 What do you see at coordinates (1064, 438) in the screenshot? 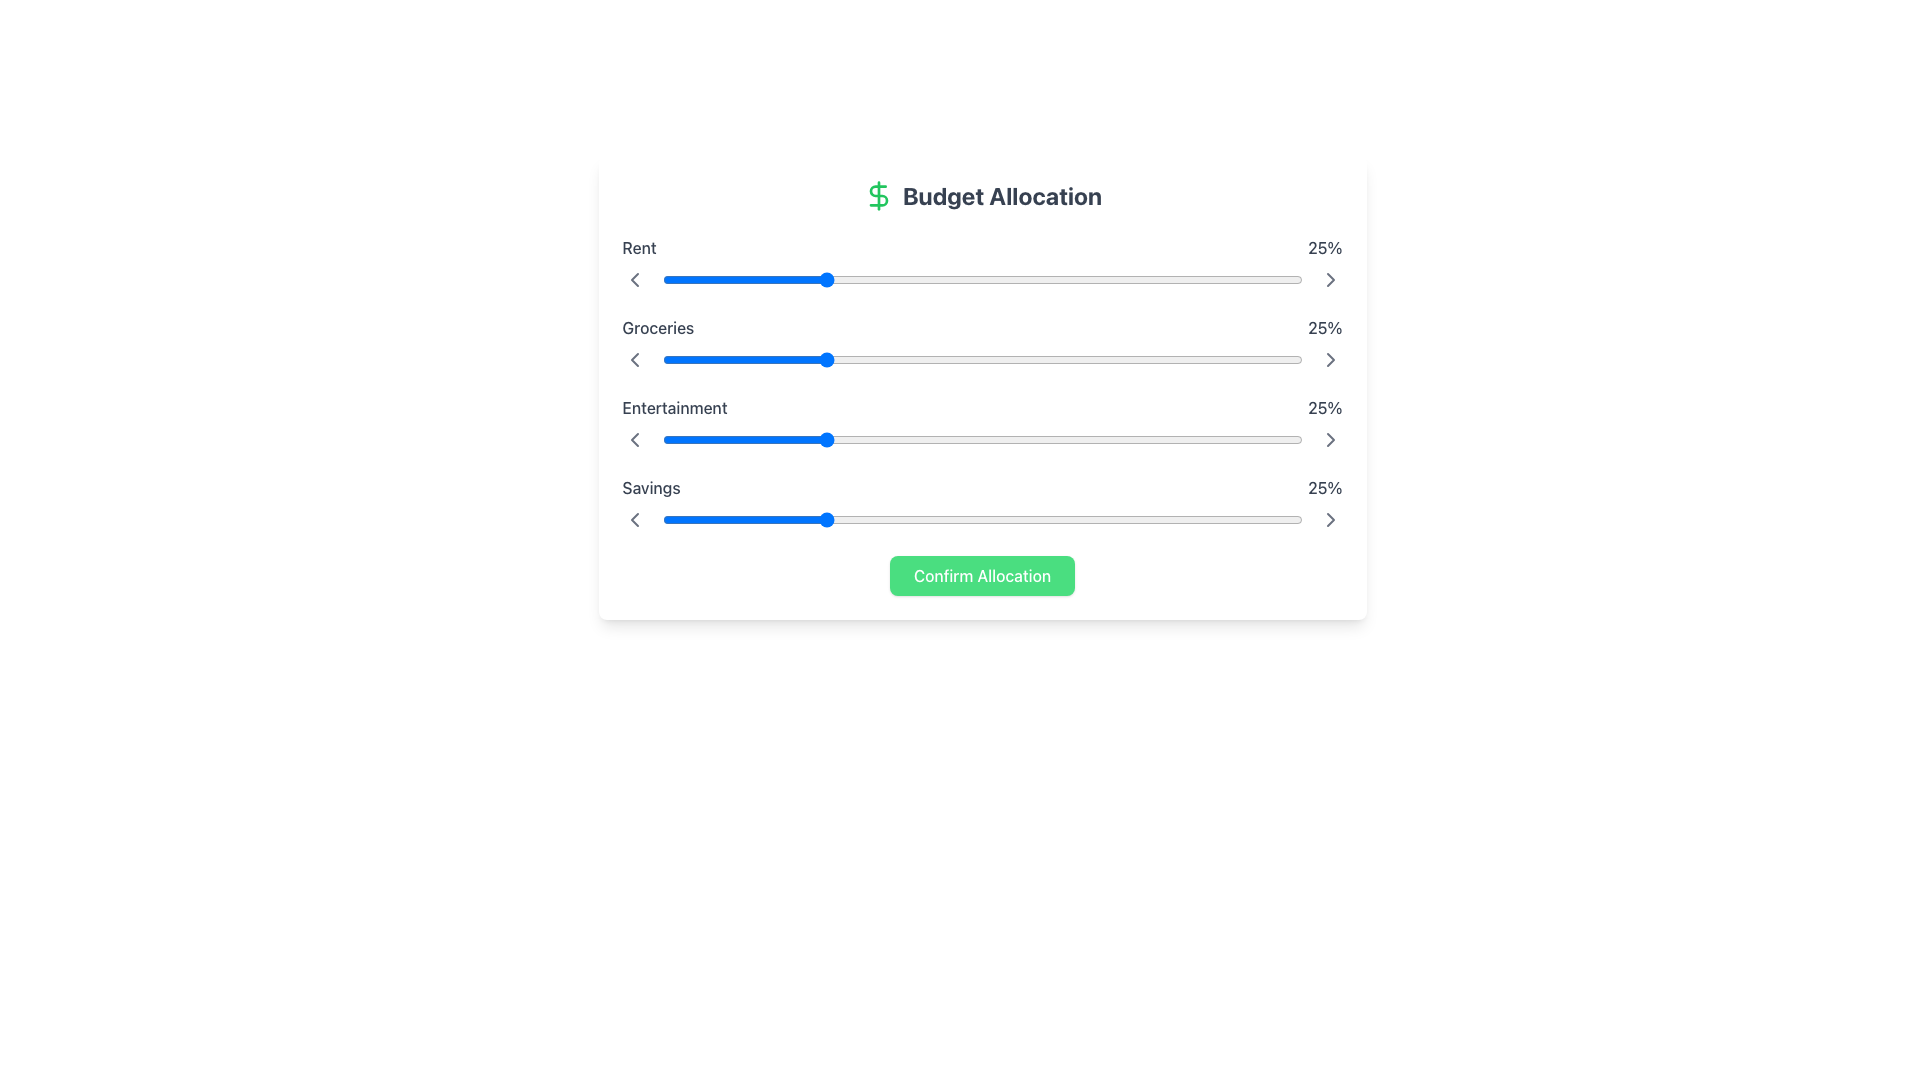
I see `the slider for 'Entertainment'` at bounding box center [1064, 438].